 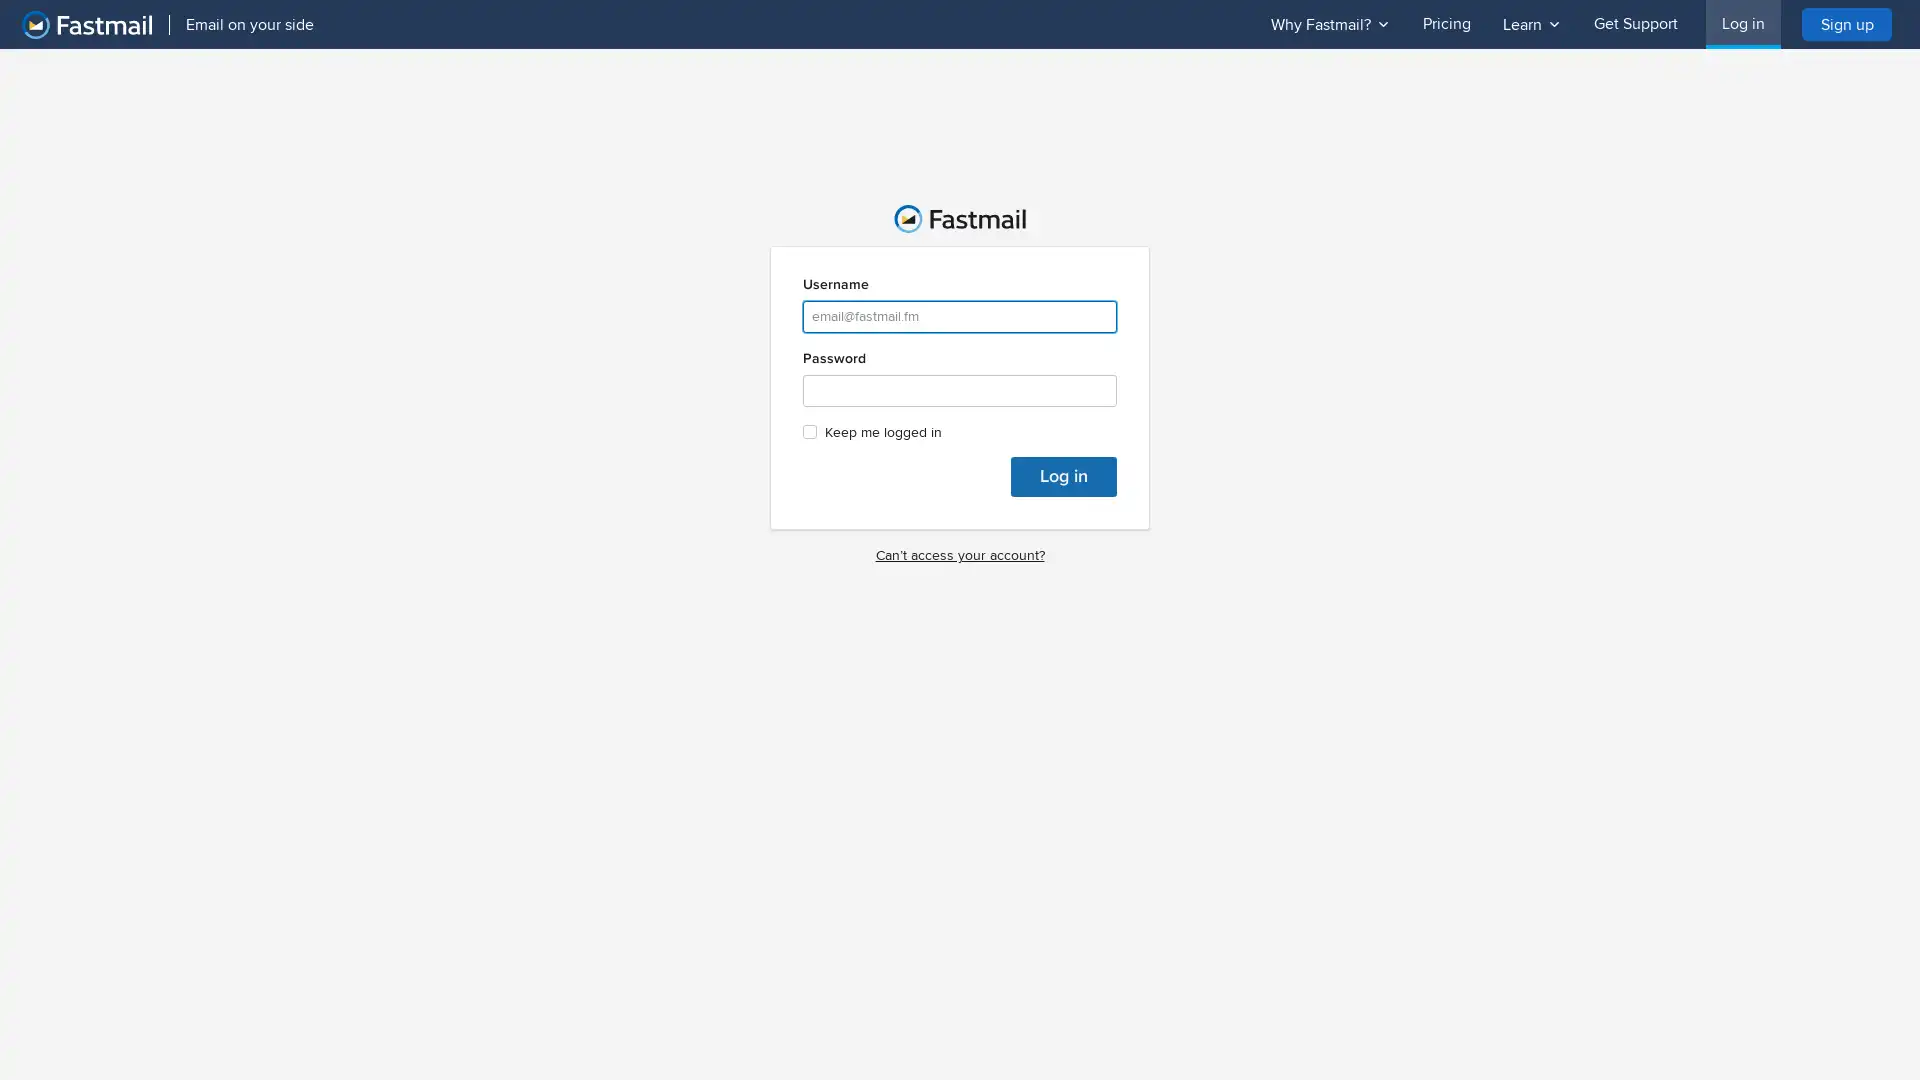 What do you see at coordinates (1063, 477) in the screenshot?
I see `Log in` at bounding box center [1063, 477].